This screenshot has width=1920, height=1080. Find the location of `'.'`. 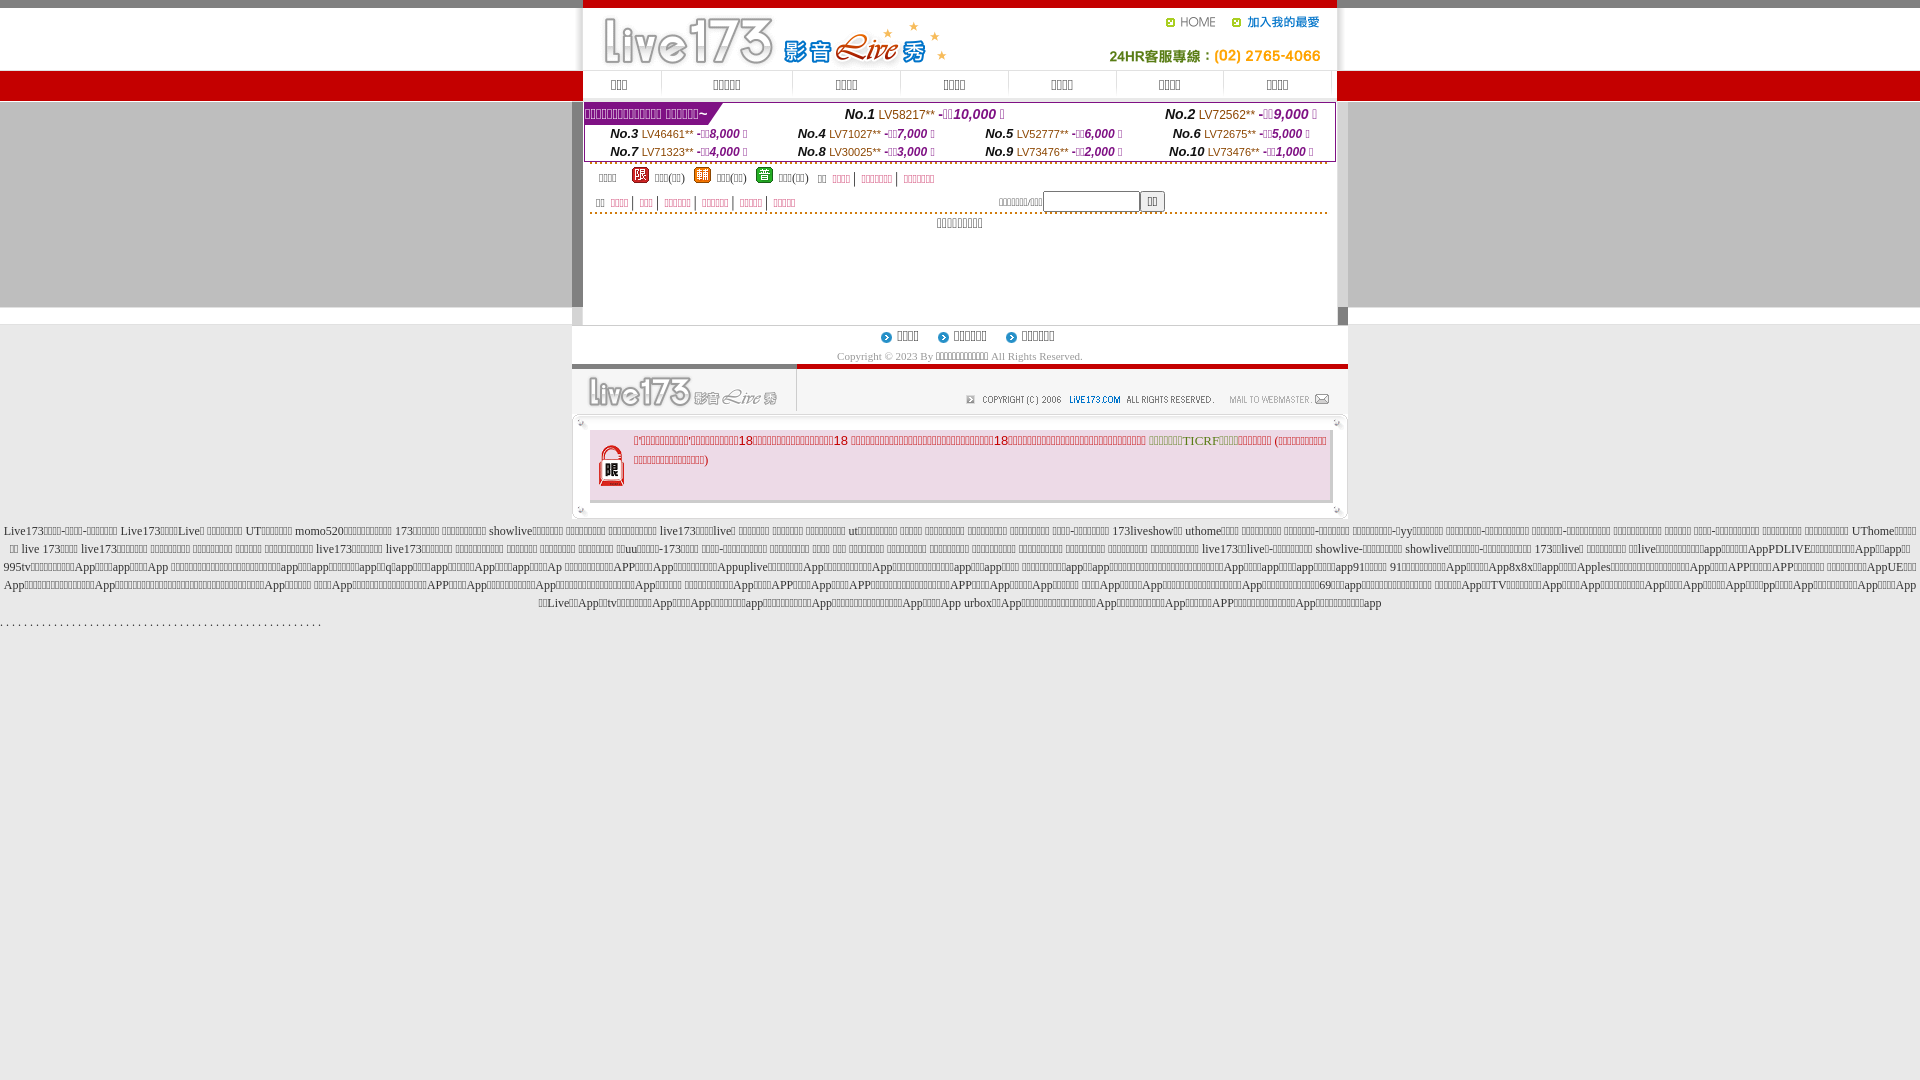

'.' is located at coordinates (13, 620).